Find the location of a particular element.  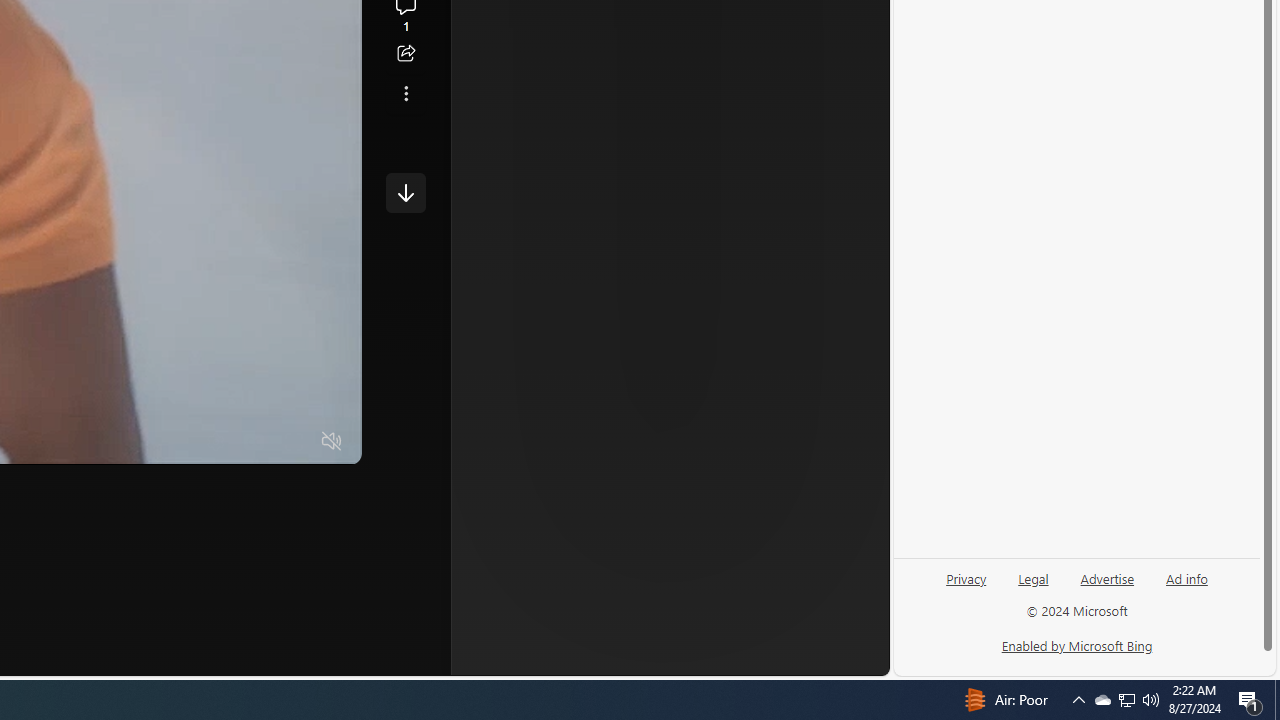

'Privacy' is located at coordinates (966, 577).